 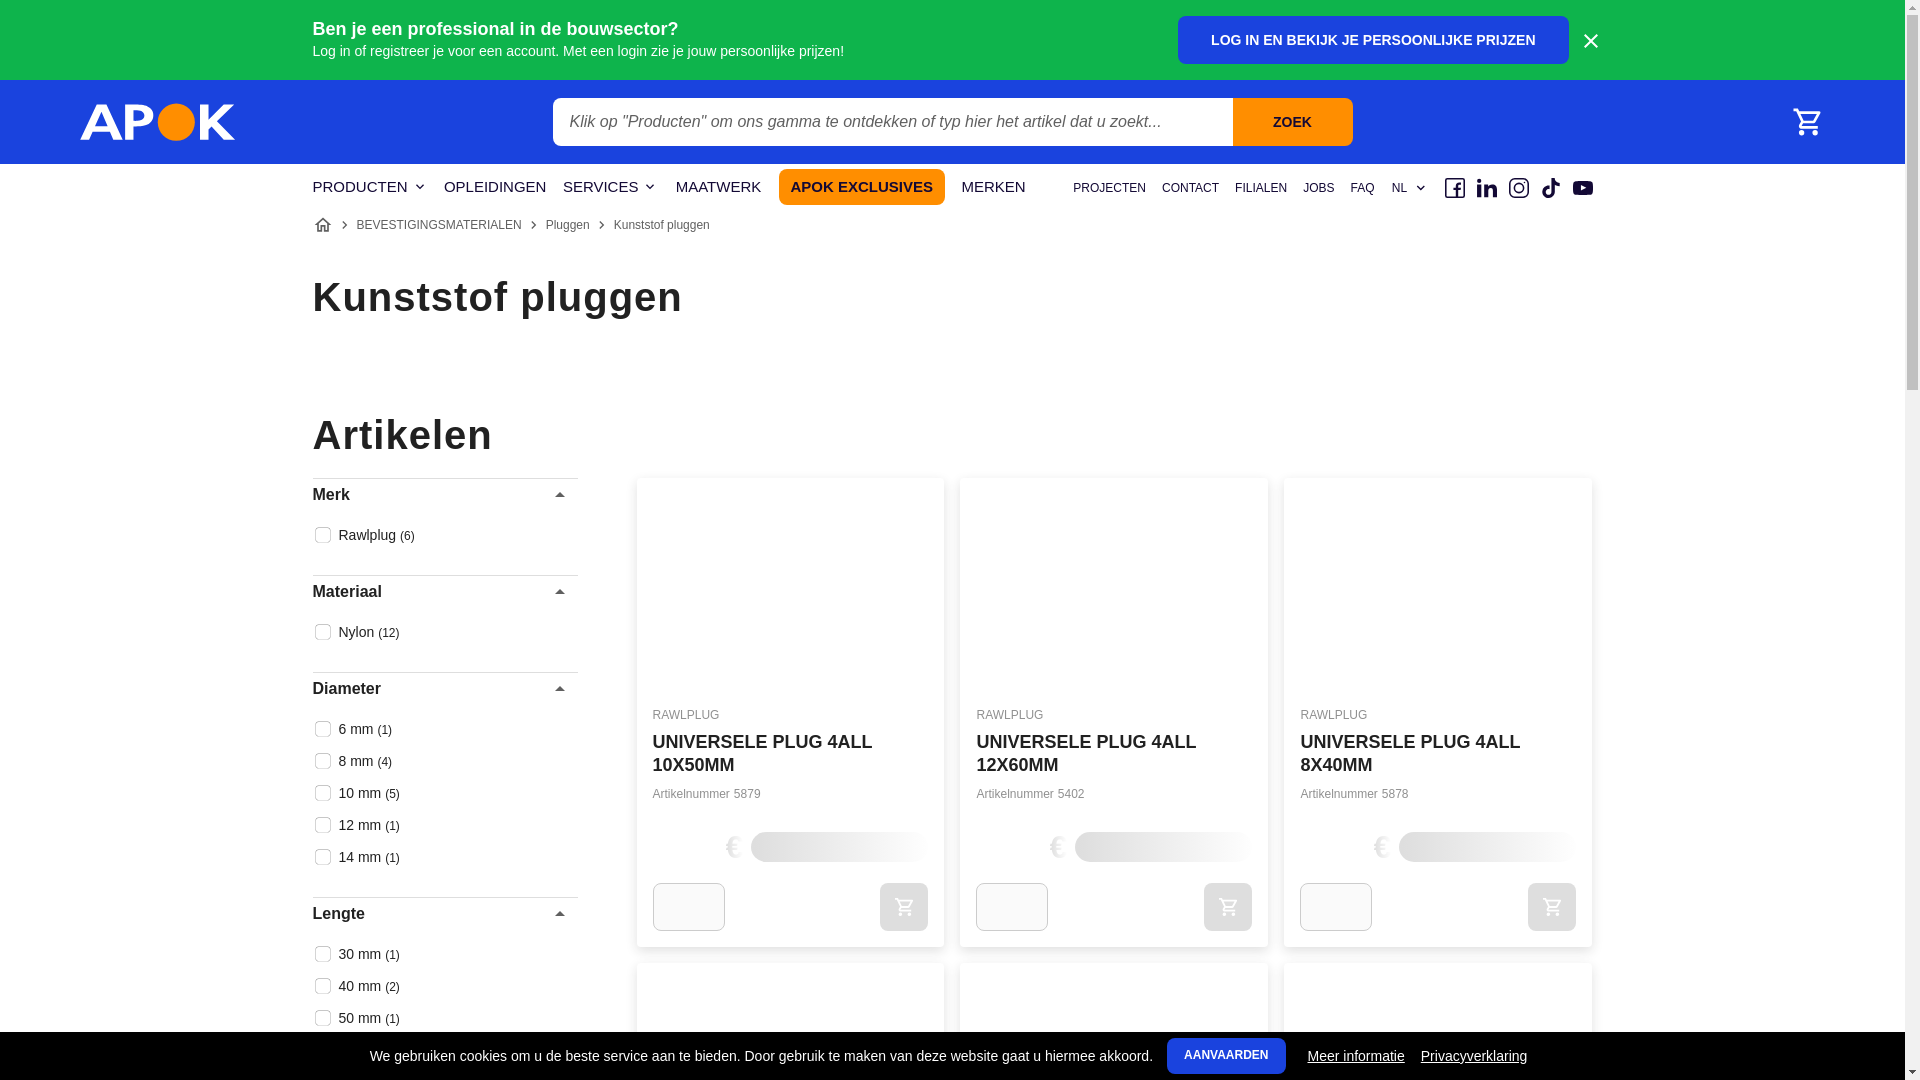 I want to click on 'UNIVERSELE PLUG 4ALL 10X50MM', so click(x=652, y=753).